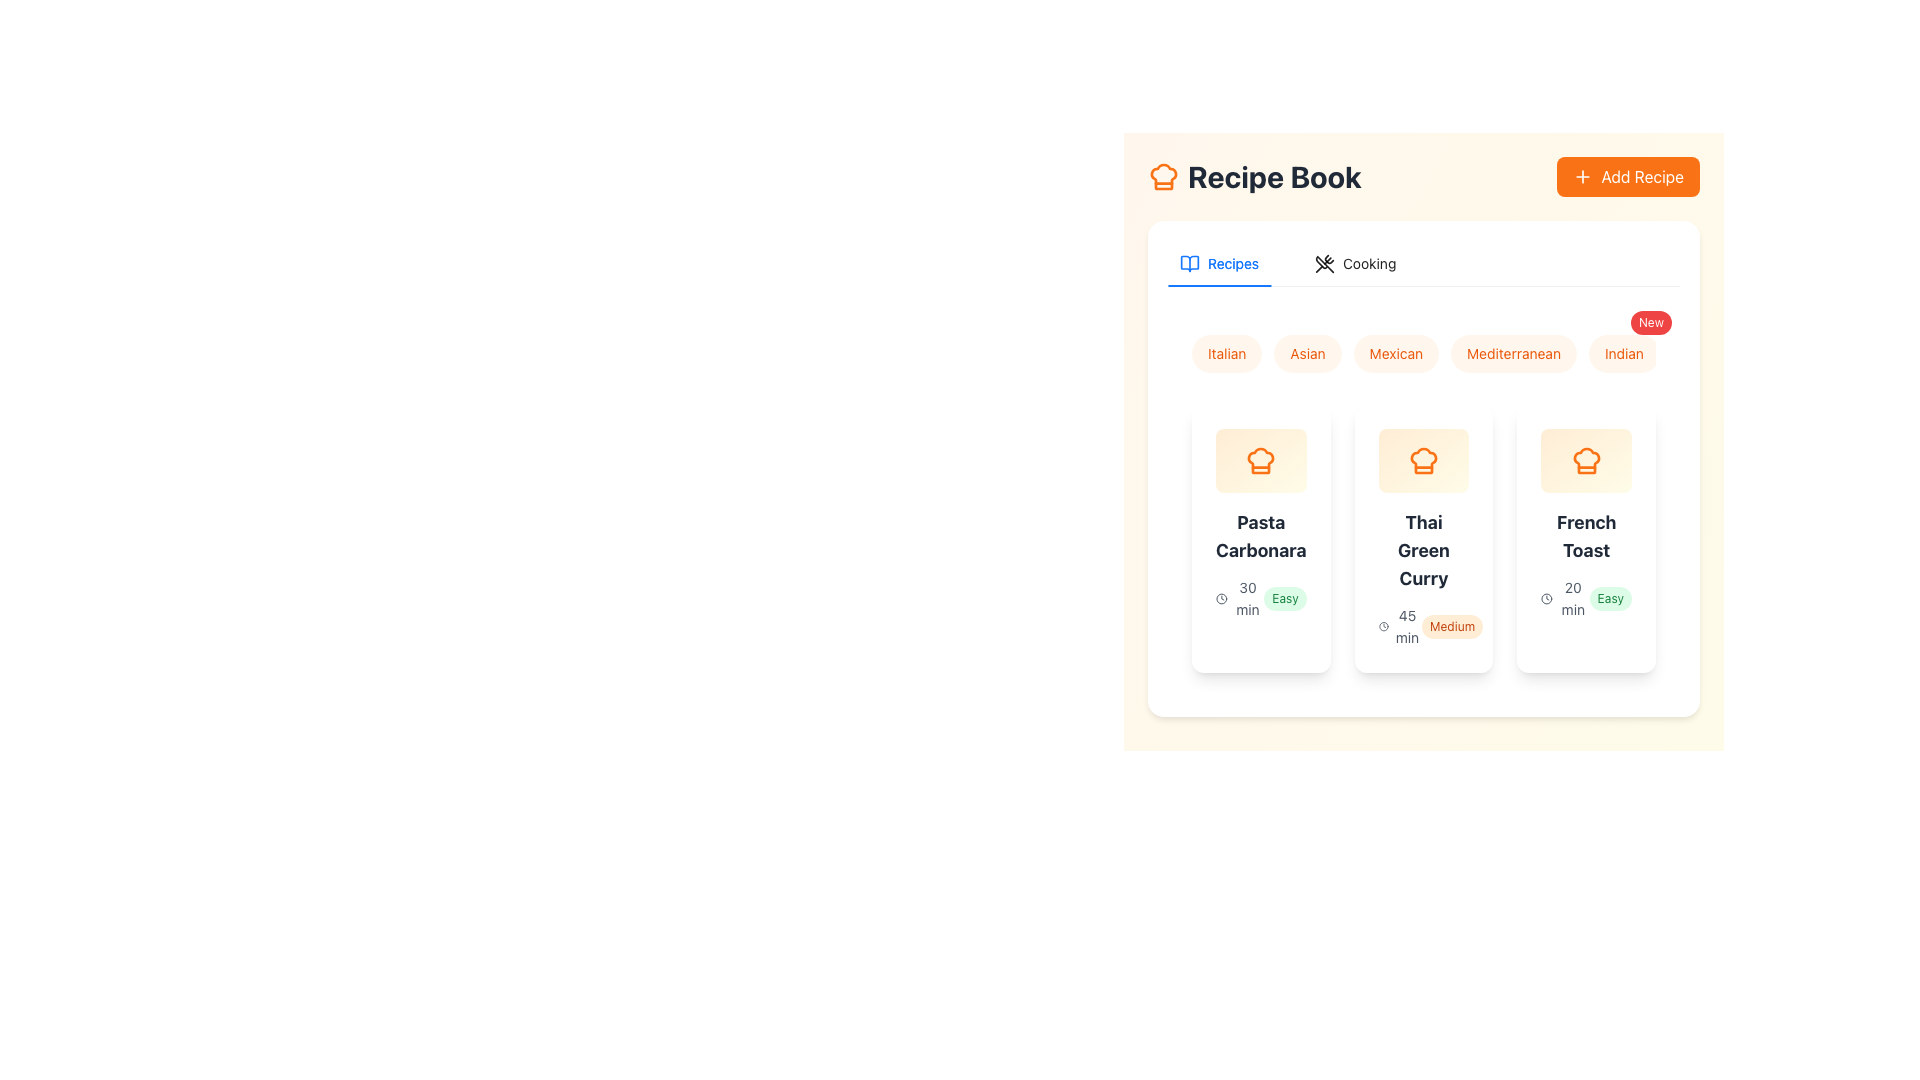 The height and width of the screenshot is (1080, 1920). What do you see at coordinates (1452, 626) in the screenshot?
I see `'Medium' difficulty level label located at the bottom-right corner of the 'Thai Green Curry' card, beneath the '45 min' text` at bounding box center [1452, 626].